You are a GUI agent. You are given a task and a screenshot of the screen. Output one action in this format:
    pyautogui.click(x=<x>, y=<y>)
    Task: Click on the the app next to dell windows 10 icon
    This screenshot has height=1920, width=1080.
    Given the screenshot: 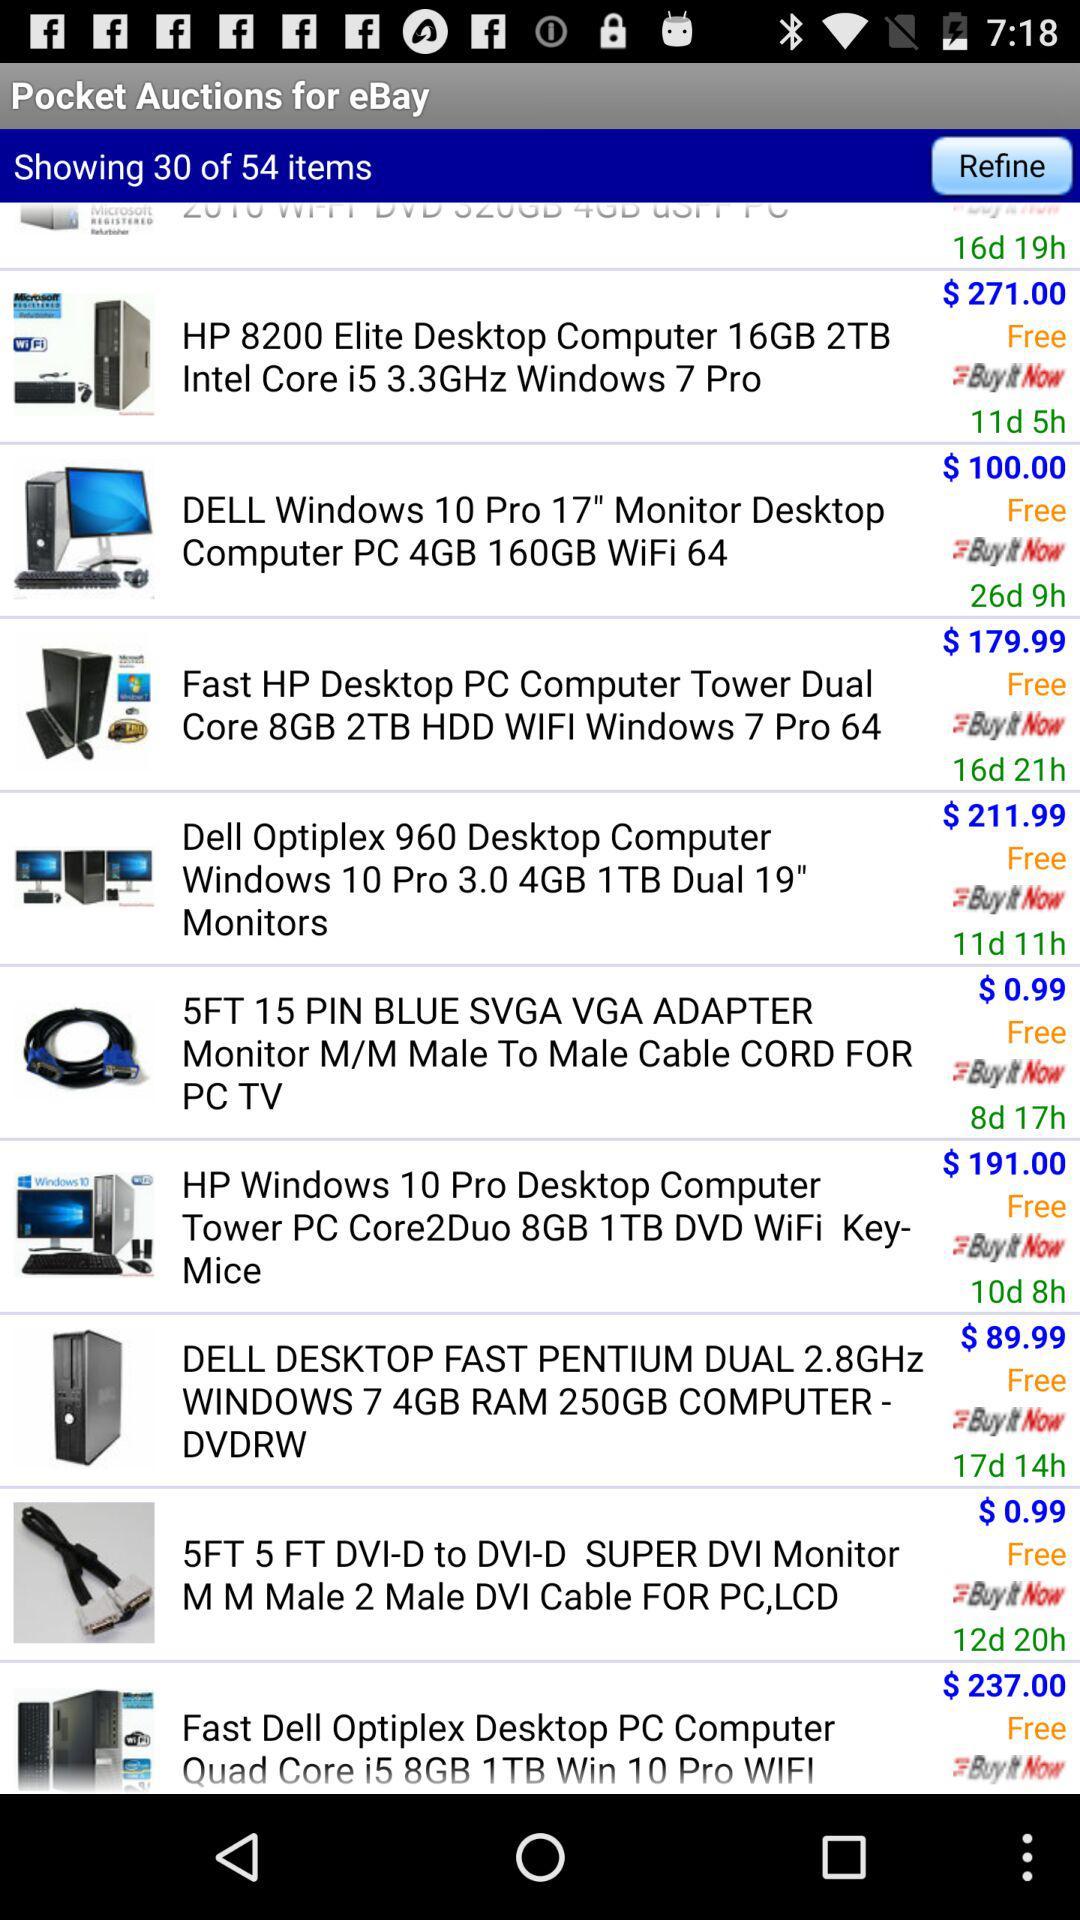 What is the action you would take?
    pyautogui.click(x=1018, y=593)
    